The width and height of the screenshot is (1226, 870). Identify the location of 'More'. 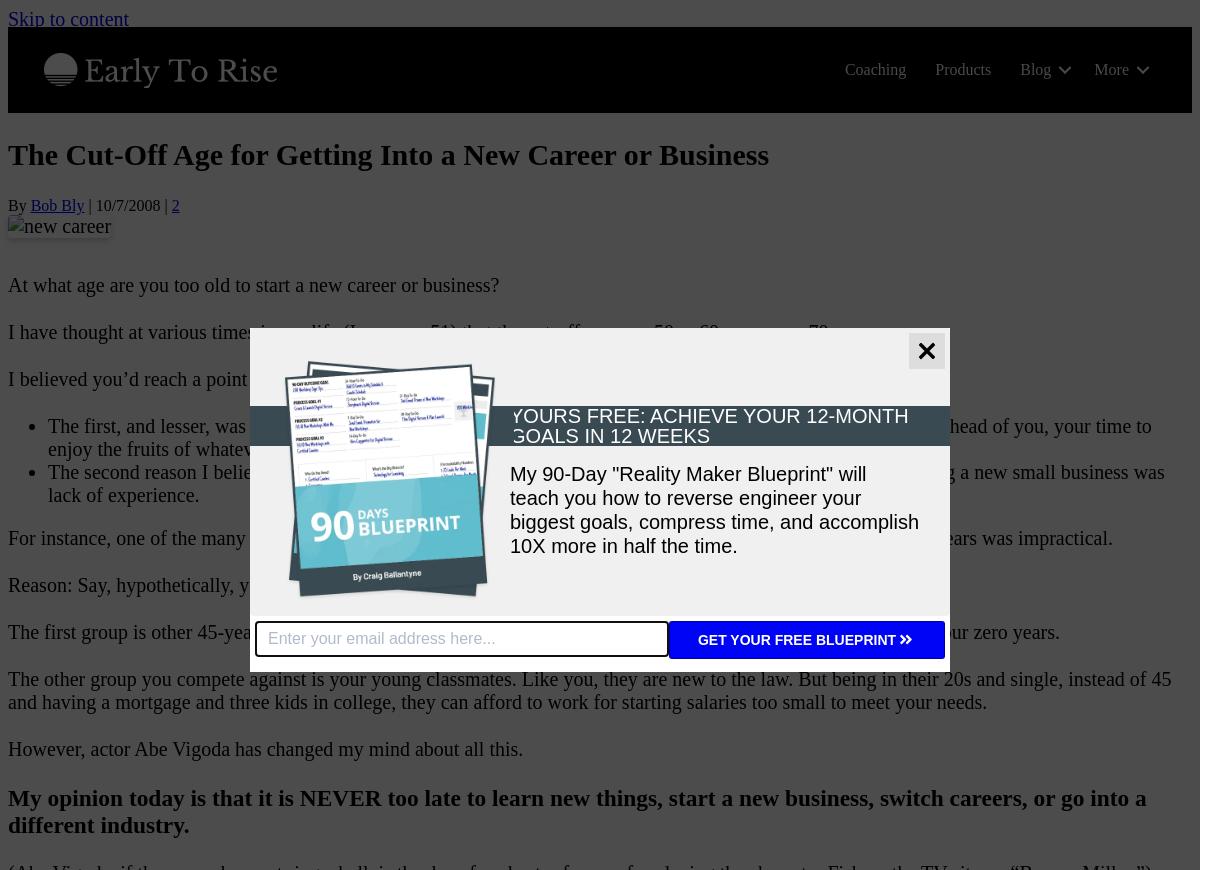
(1093, 68).